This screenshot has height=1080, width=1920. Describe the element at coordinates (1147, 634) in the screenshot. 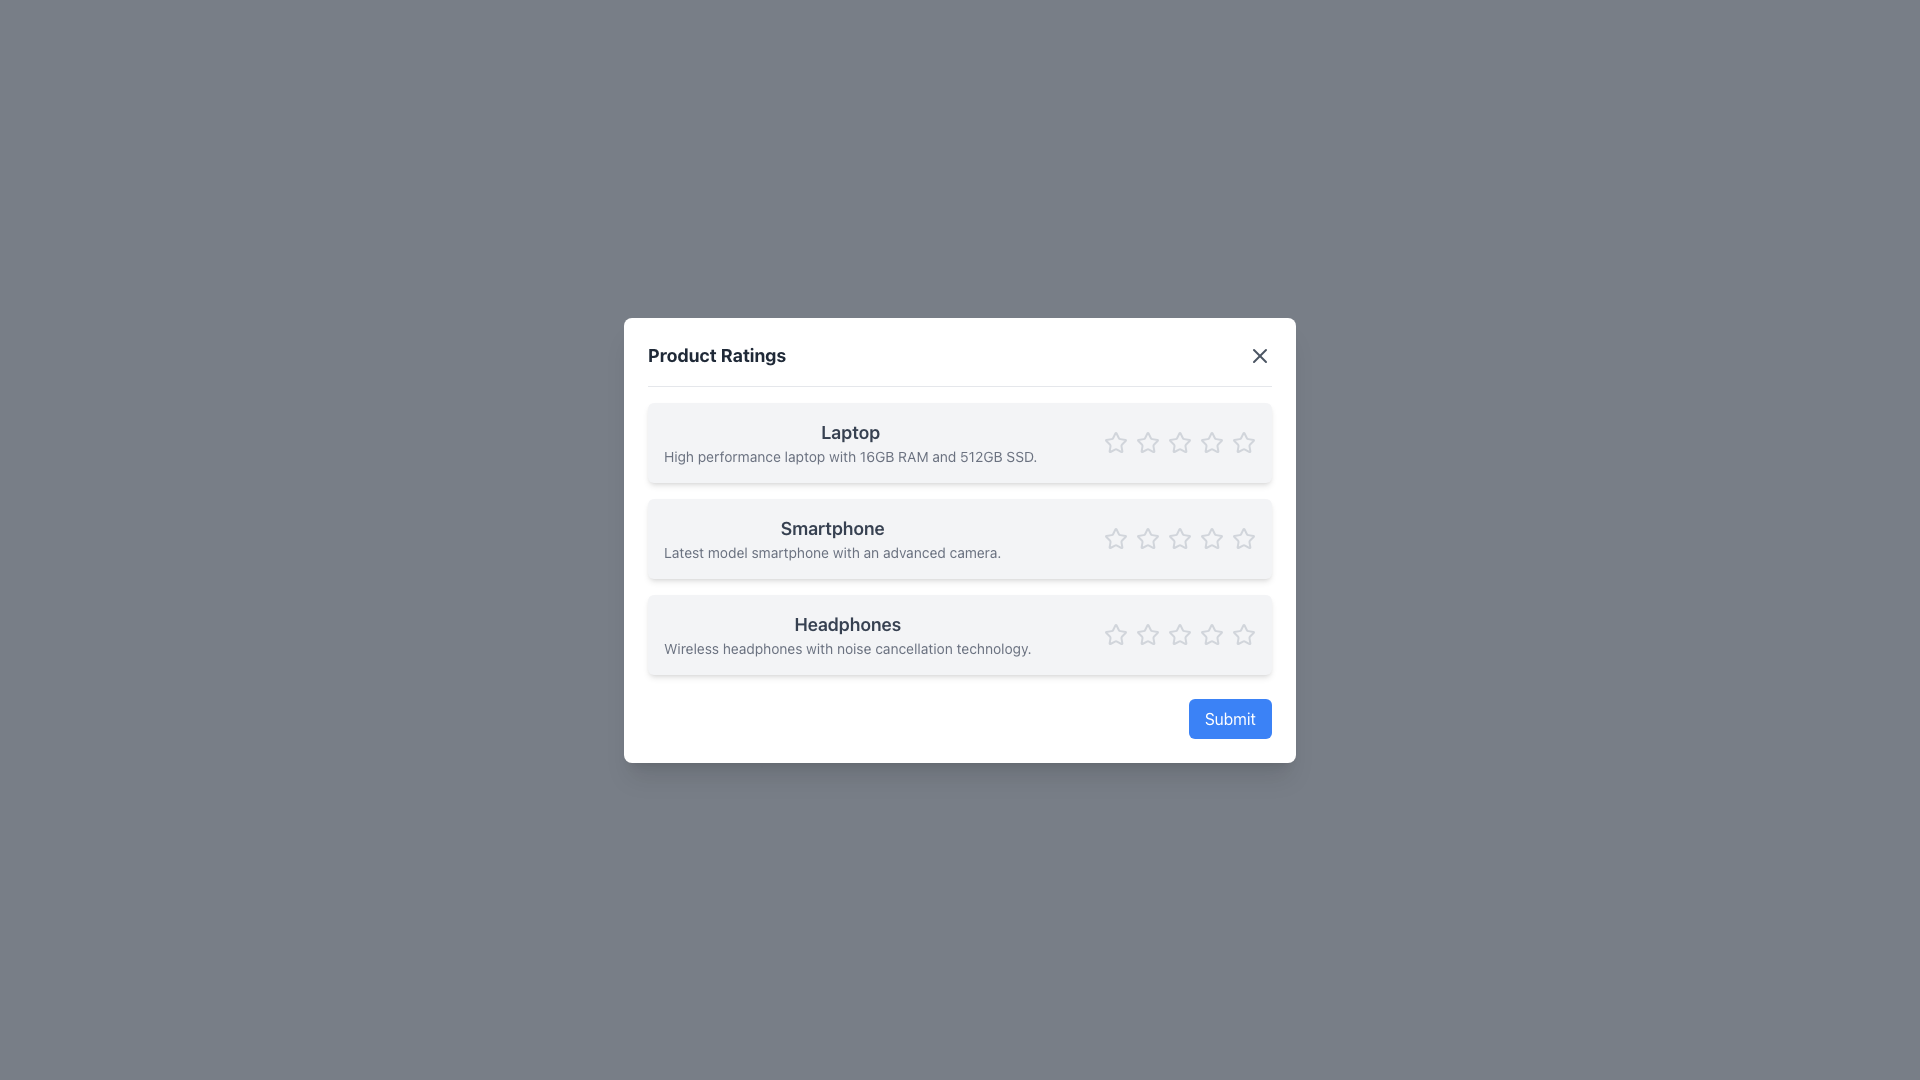

I see `the third star icon from the left in the 'Headphones' rating row, which is a graphical star icon with a gray outline and a hollow center` at that location.